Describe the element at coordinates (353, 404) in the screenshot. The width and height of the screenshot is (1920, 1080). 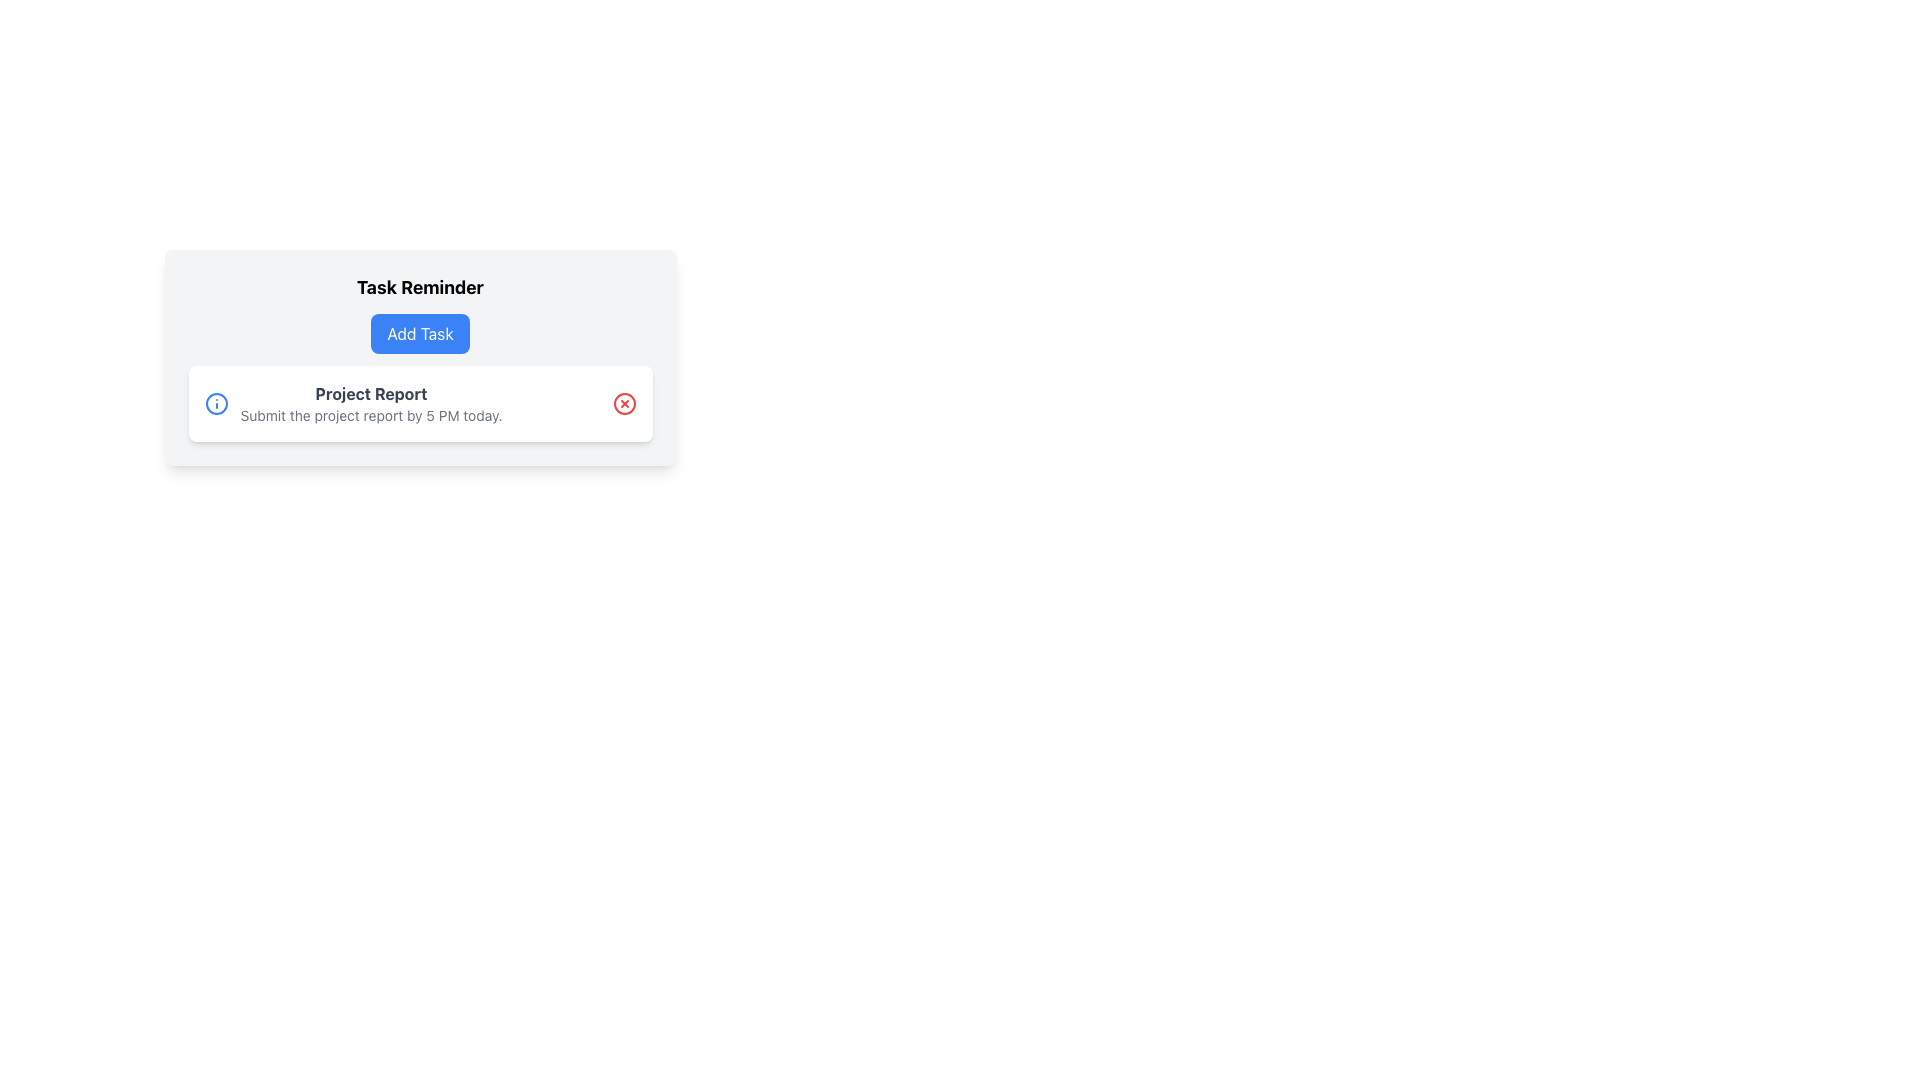
I see `displayed information from the informational text block titled 'Project Report', which includes a subtext about submitting the project report by 5 PM today` at that location.